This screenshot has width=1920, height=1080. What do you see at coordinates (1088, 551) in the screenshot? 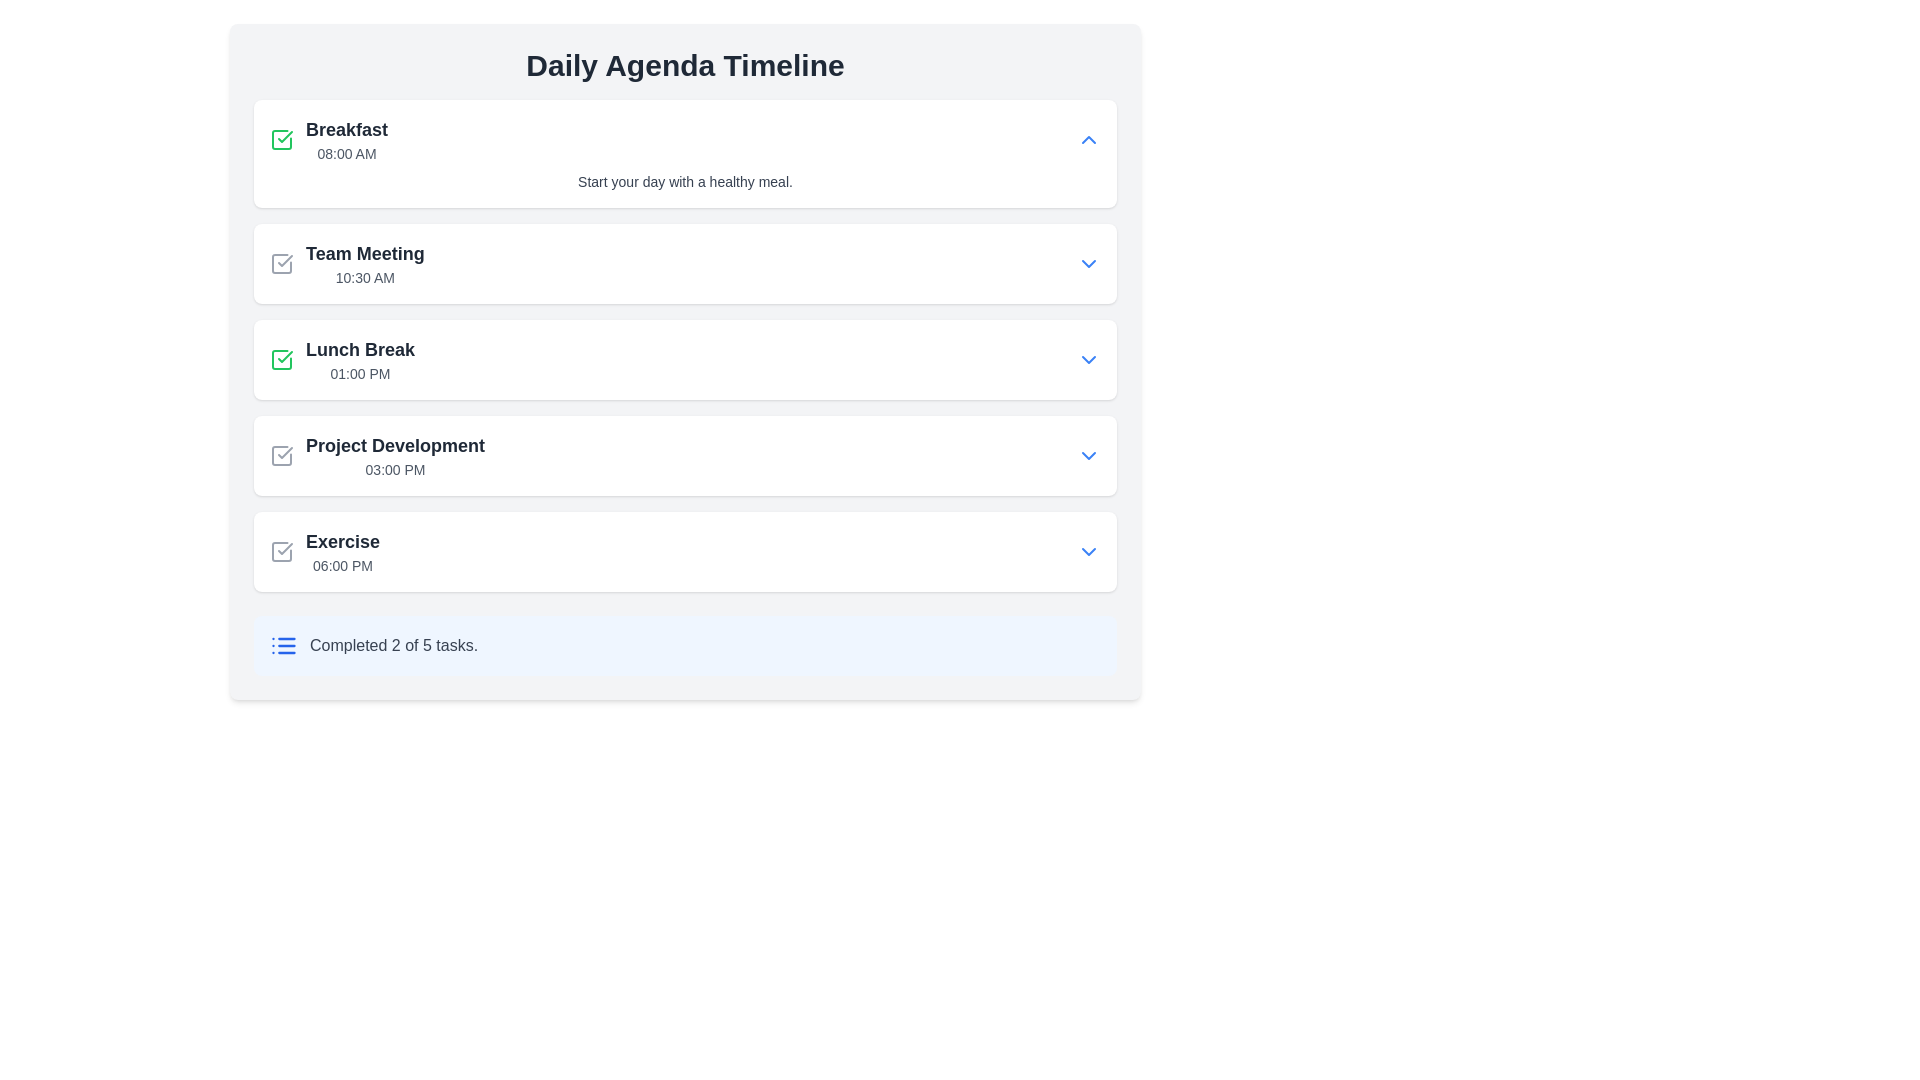
I see `the downward-pointing chevron icon located at the far-right end of the 'Exercise' section` at bounding box center [1088, 551].